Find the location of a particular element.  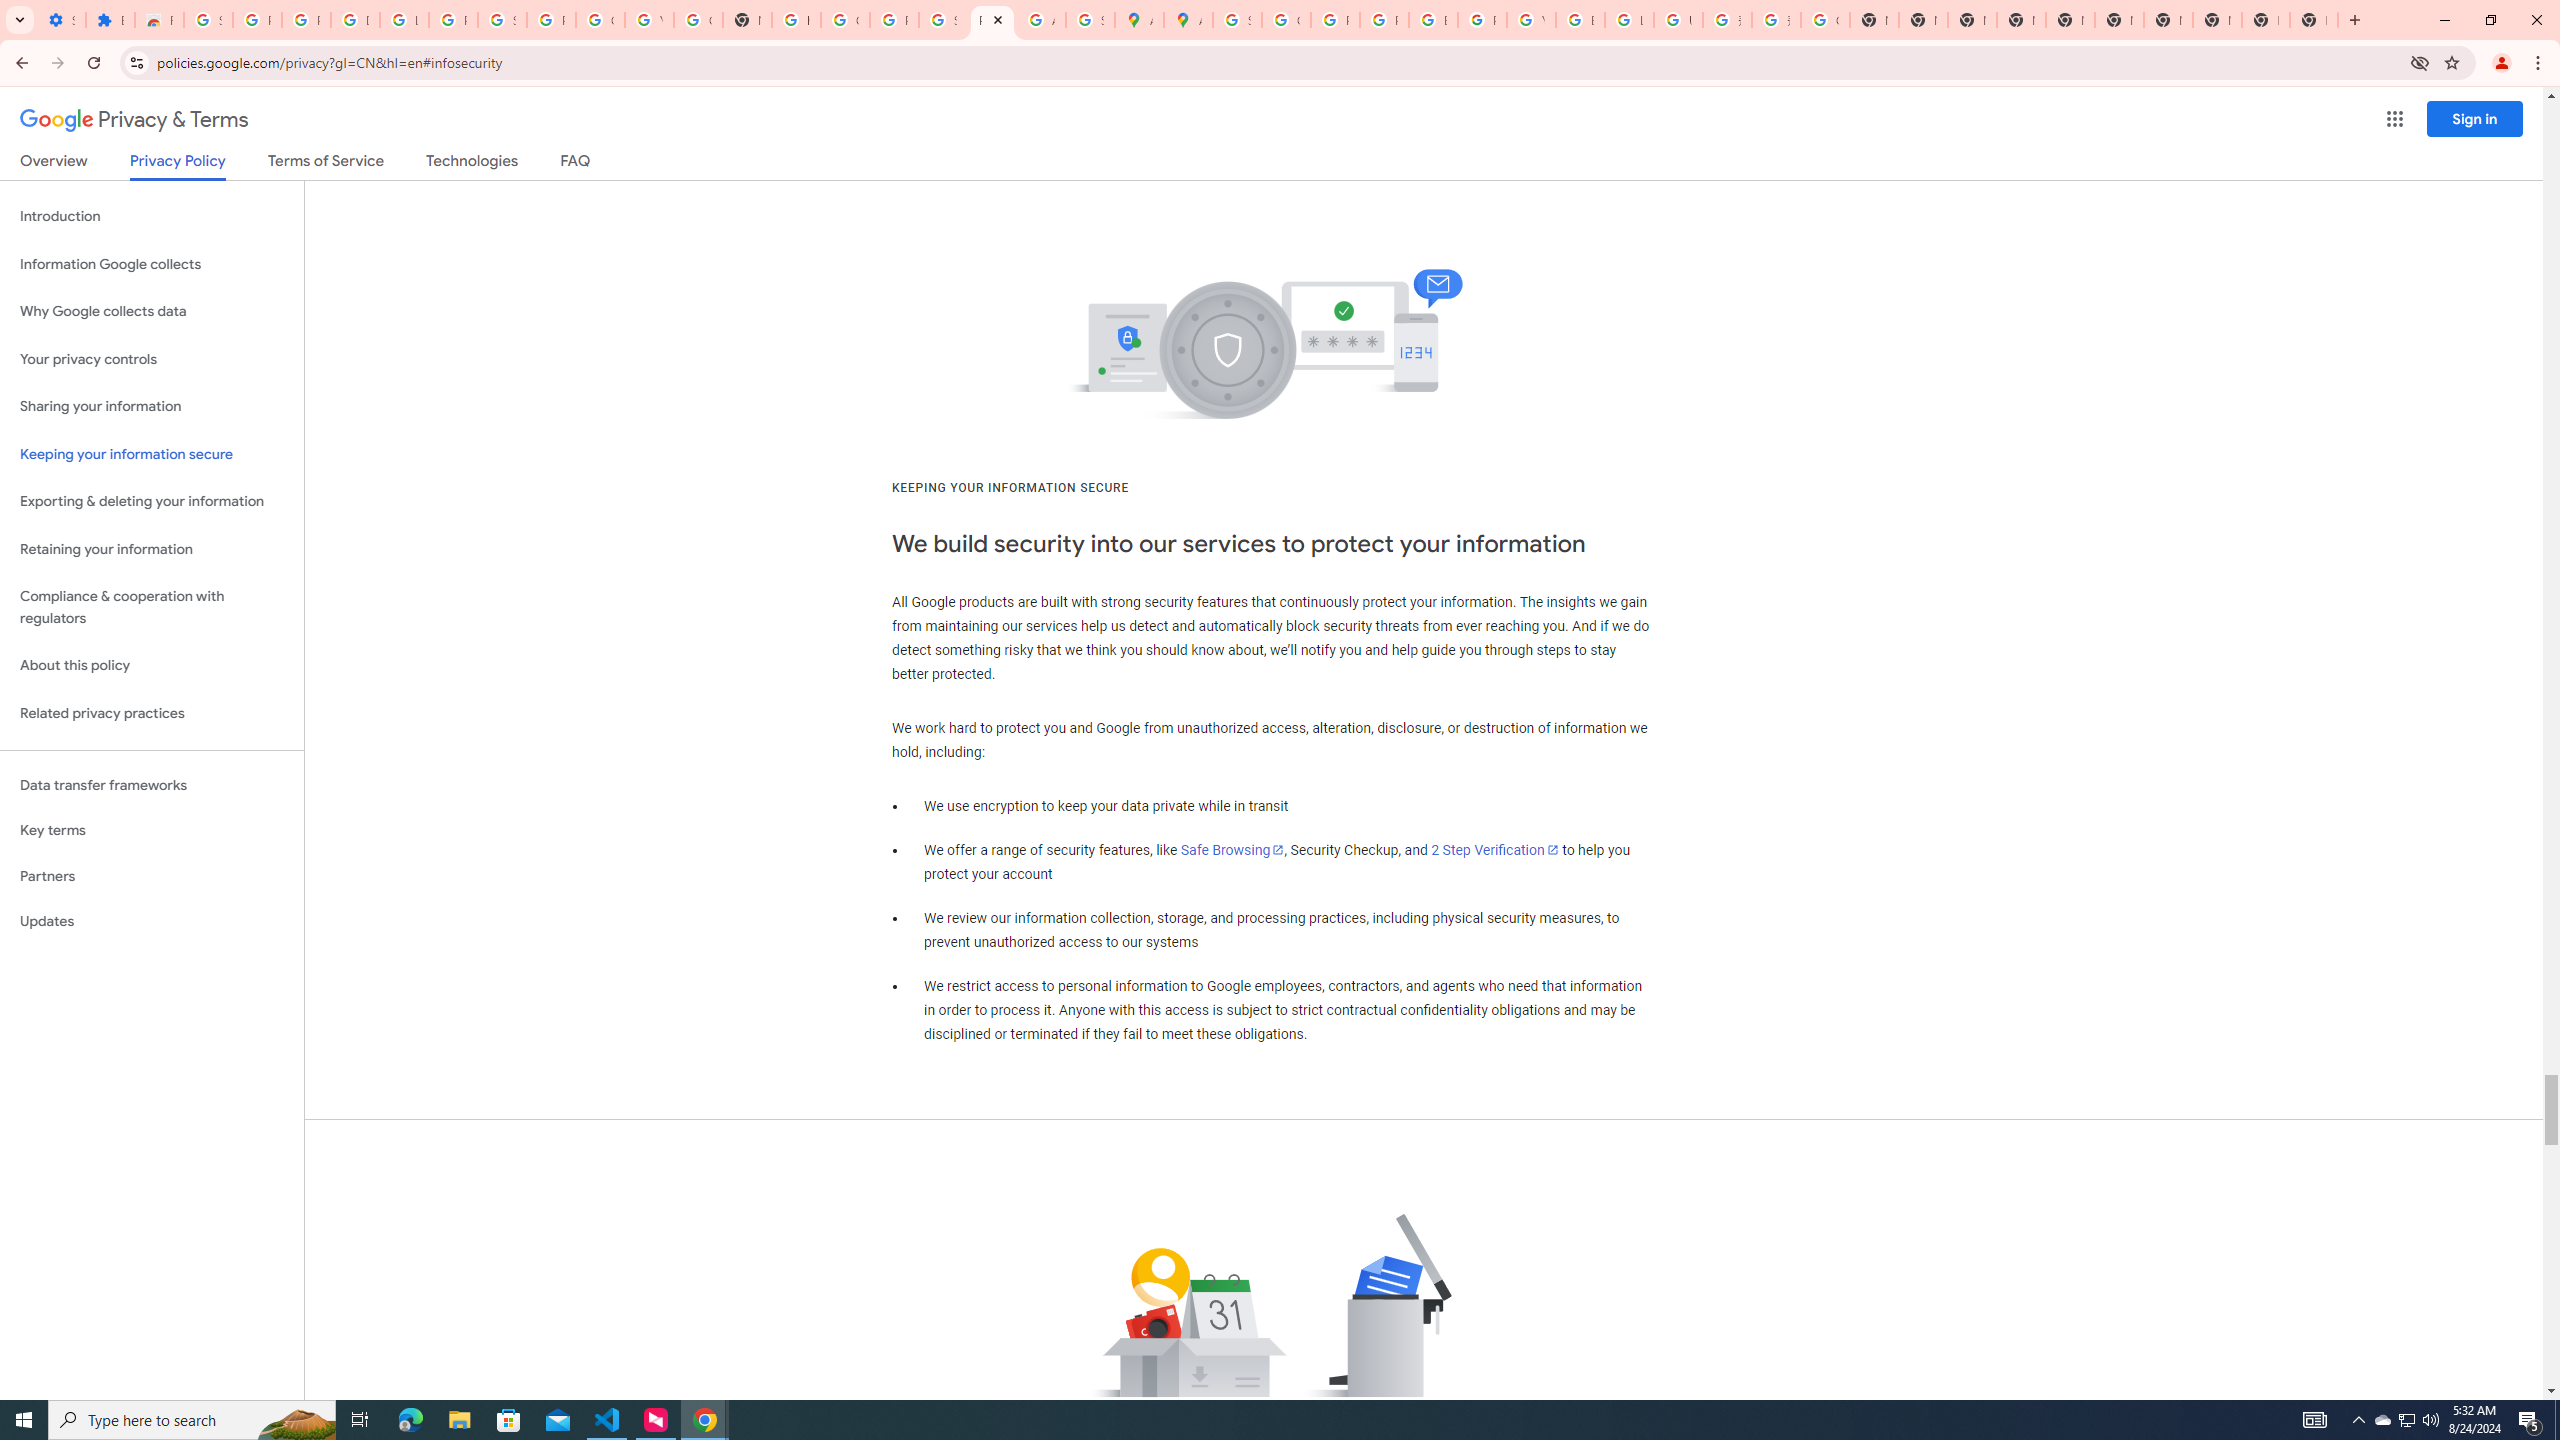

'Related privacy practices' is located at coordinates (151, 712).